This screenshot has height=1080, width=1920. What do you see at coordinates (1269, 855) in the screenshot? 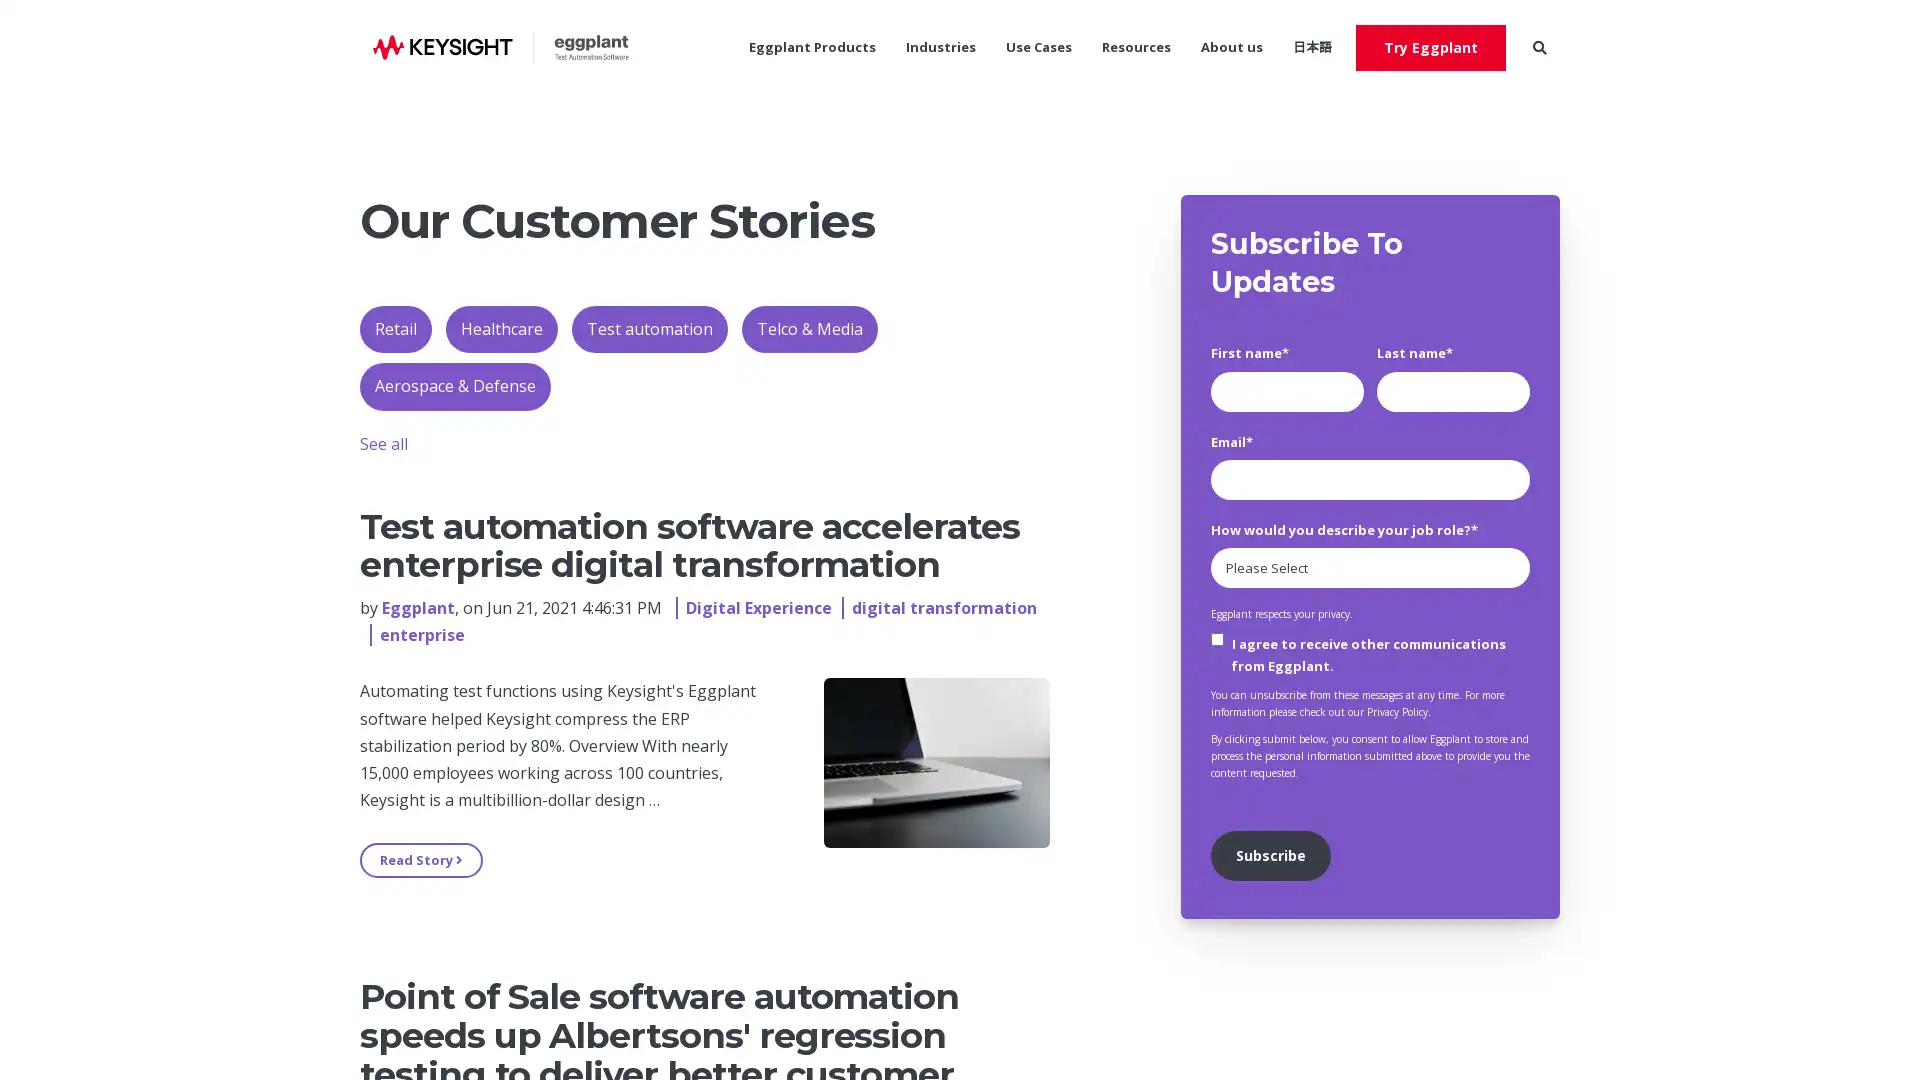
I see `Subscribe` at bounding box center [1269, 855].